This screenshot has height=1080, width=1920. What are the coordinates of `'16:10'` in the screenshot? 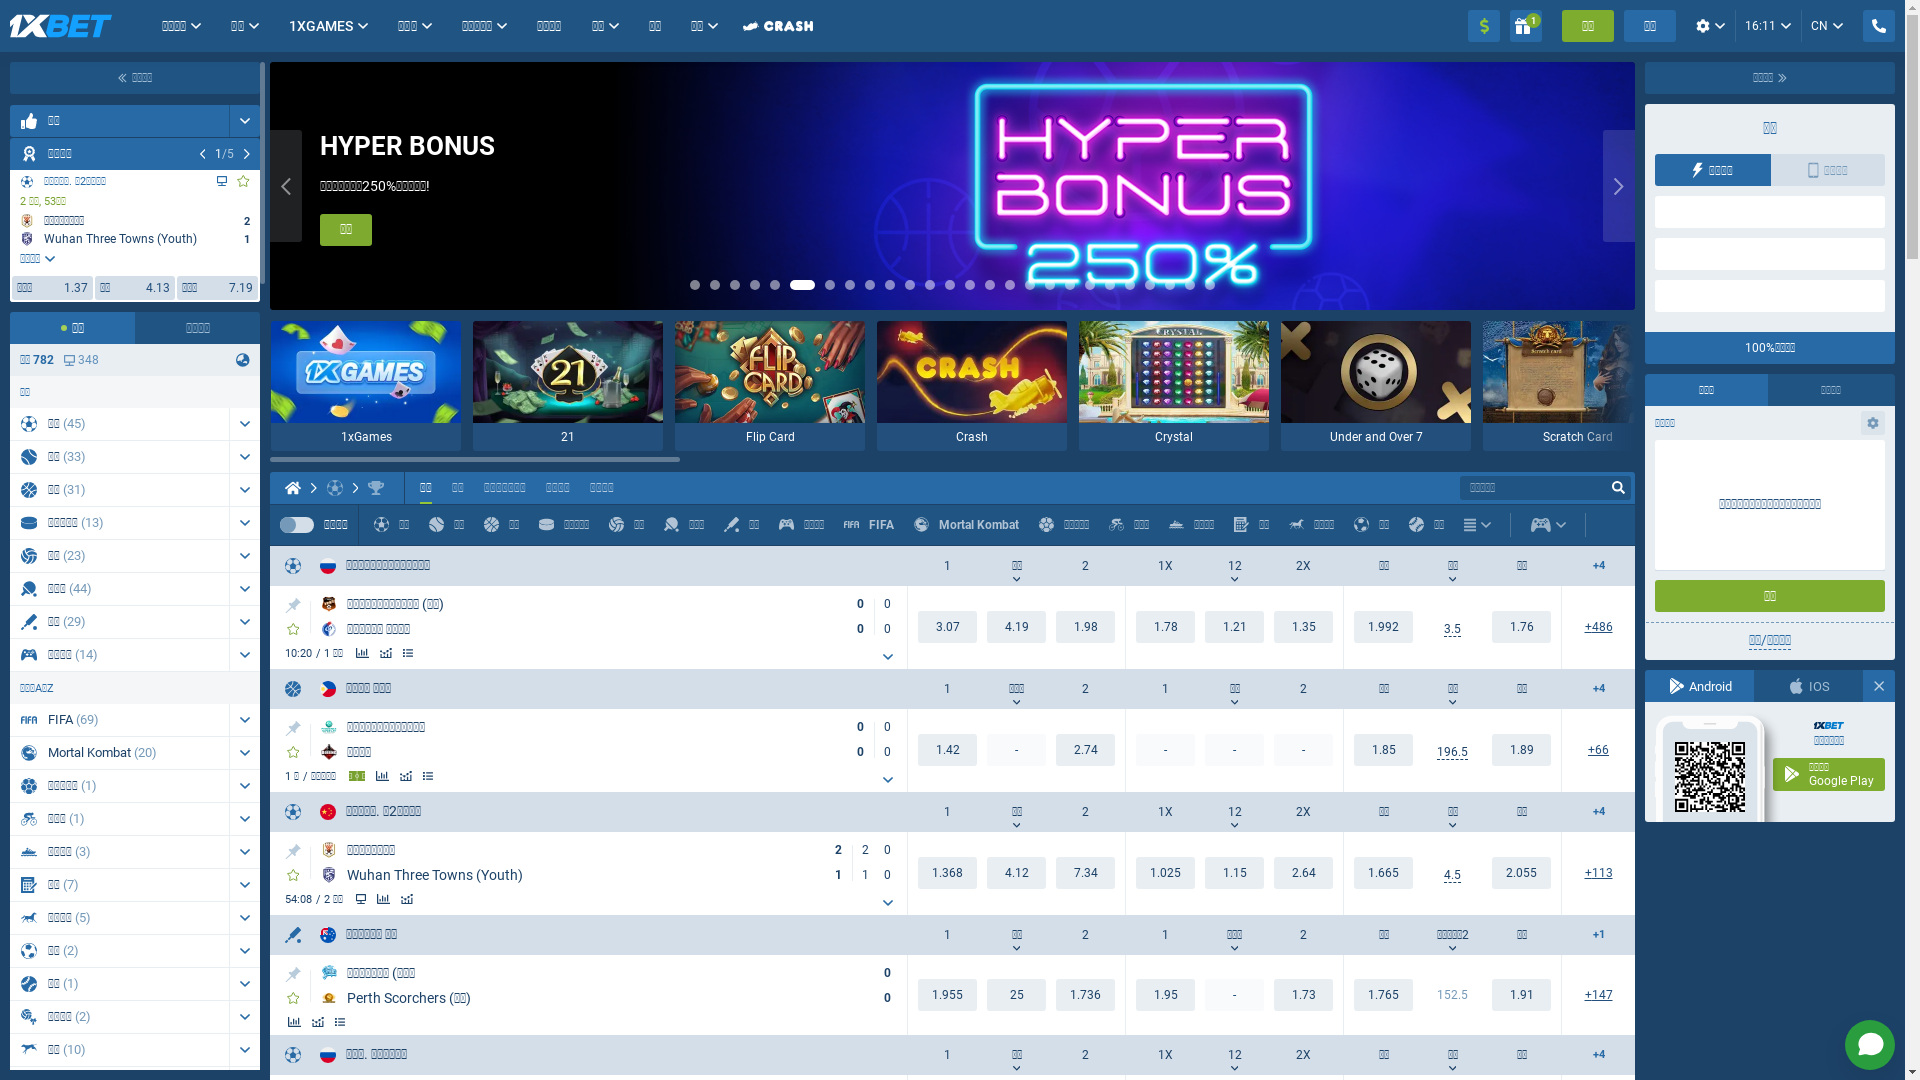 It's located at (1738, 26).